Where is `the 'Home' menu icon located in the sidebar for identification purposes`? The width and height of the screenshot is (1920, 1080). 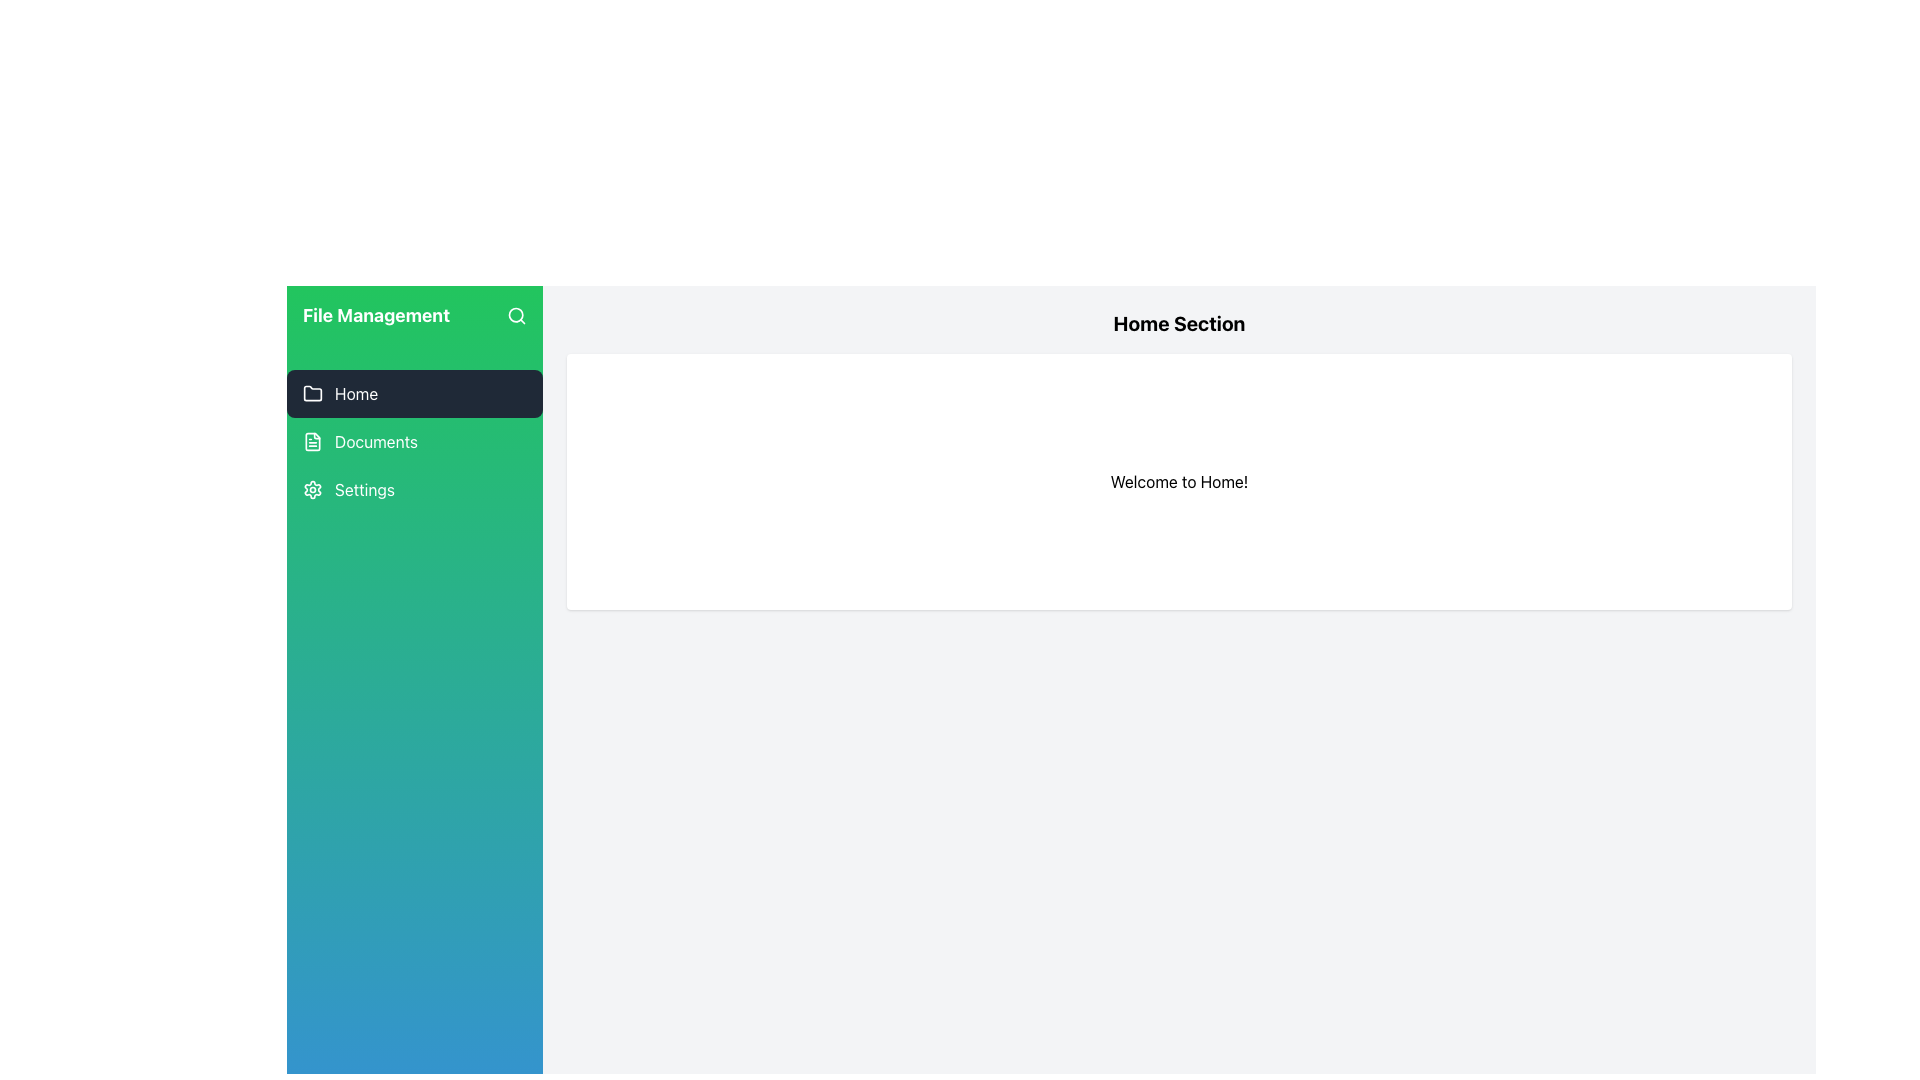 the 'Home' menu icon located in the sidebar for identification purposes is located at coordinates (311, 393).